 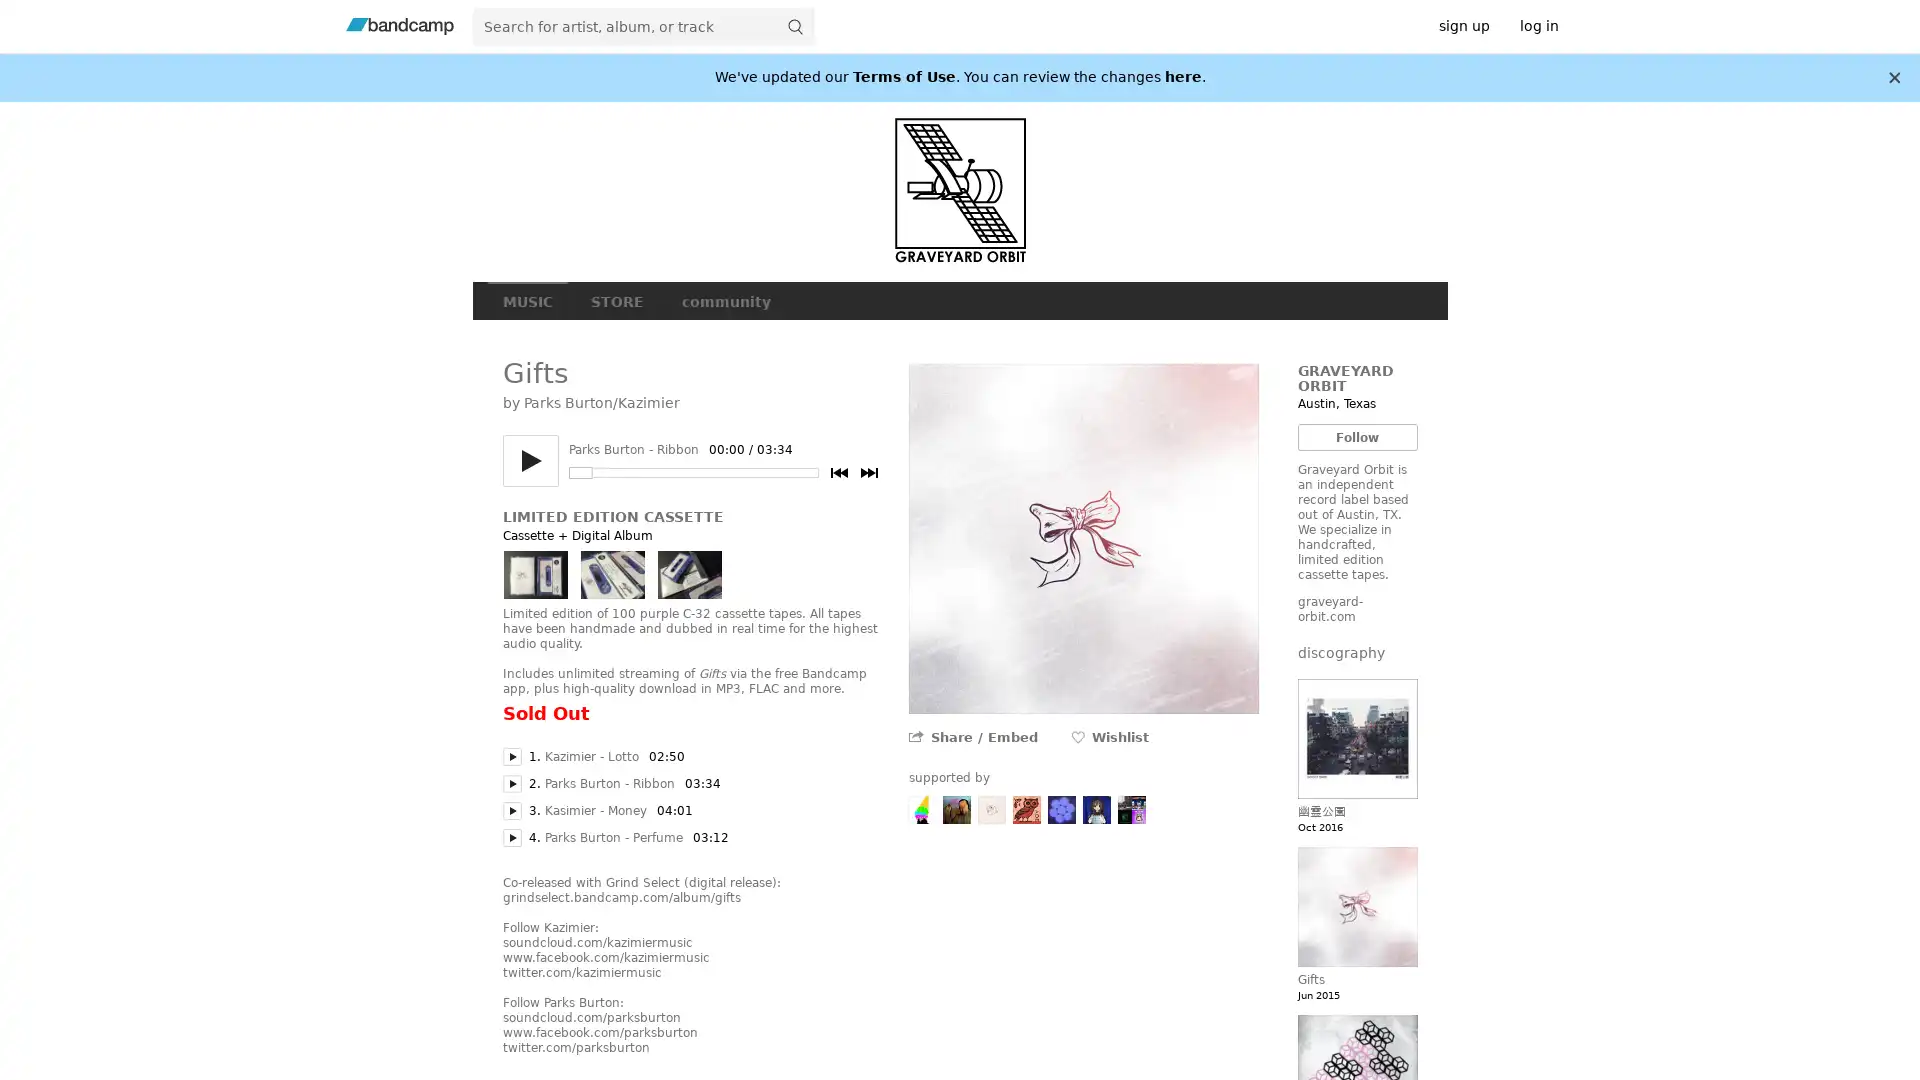 What do you see at coordinates (511, 810) in the screenshot?
I see `Play Kasimier - Money` at bounding box center [511, 810].